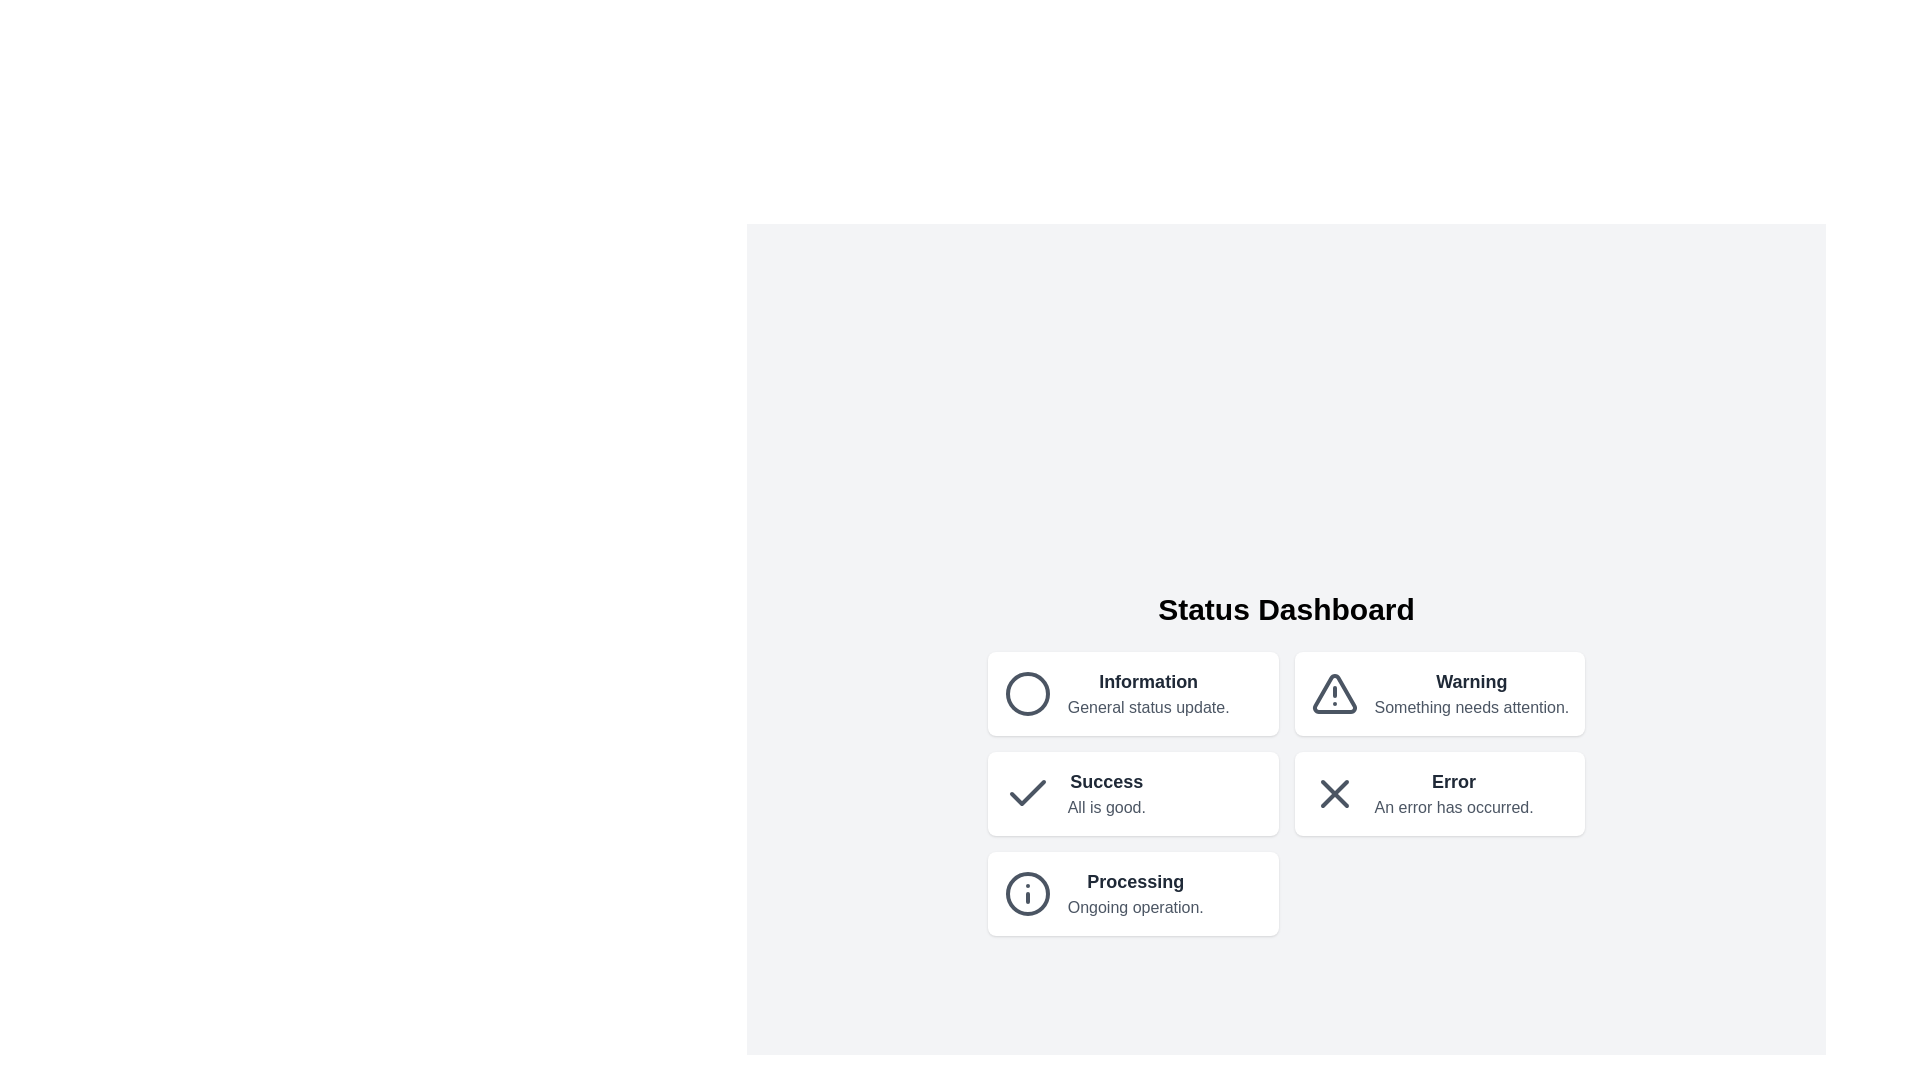  I want to click on the status label indicating the current state of an ongoing operation, located at the bottom left section of the status dashboard, so click(1135, 881).